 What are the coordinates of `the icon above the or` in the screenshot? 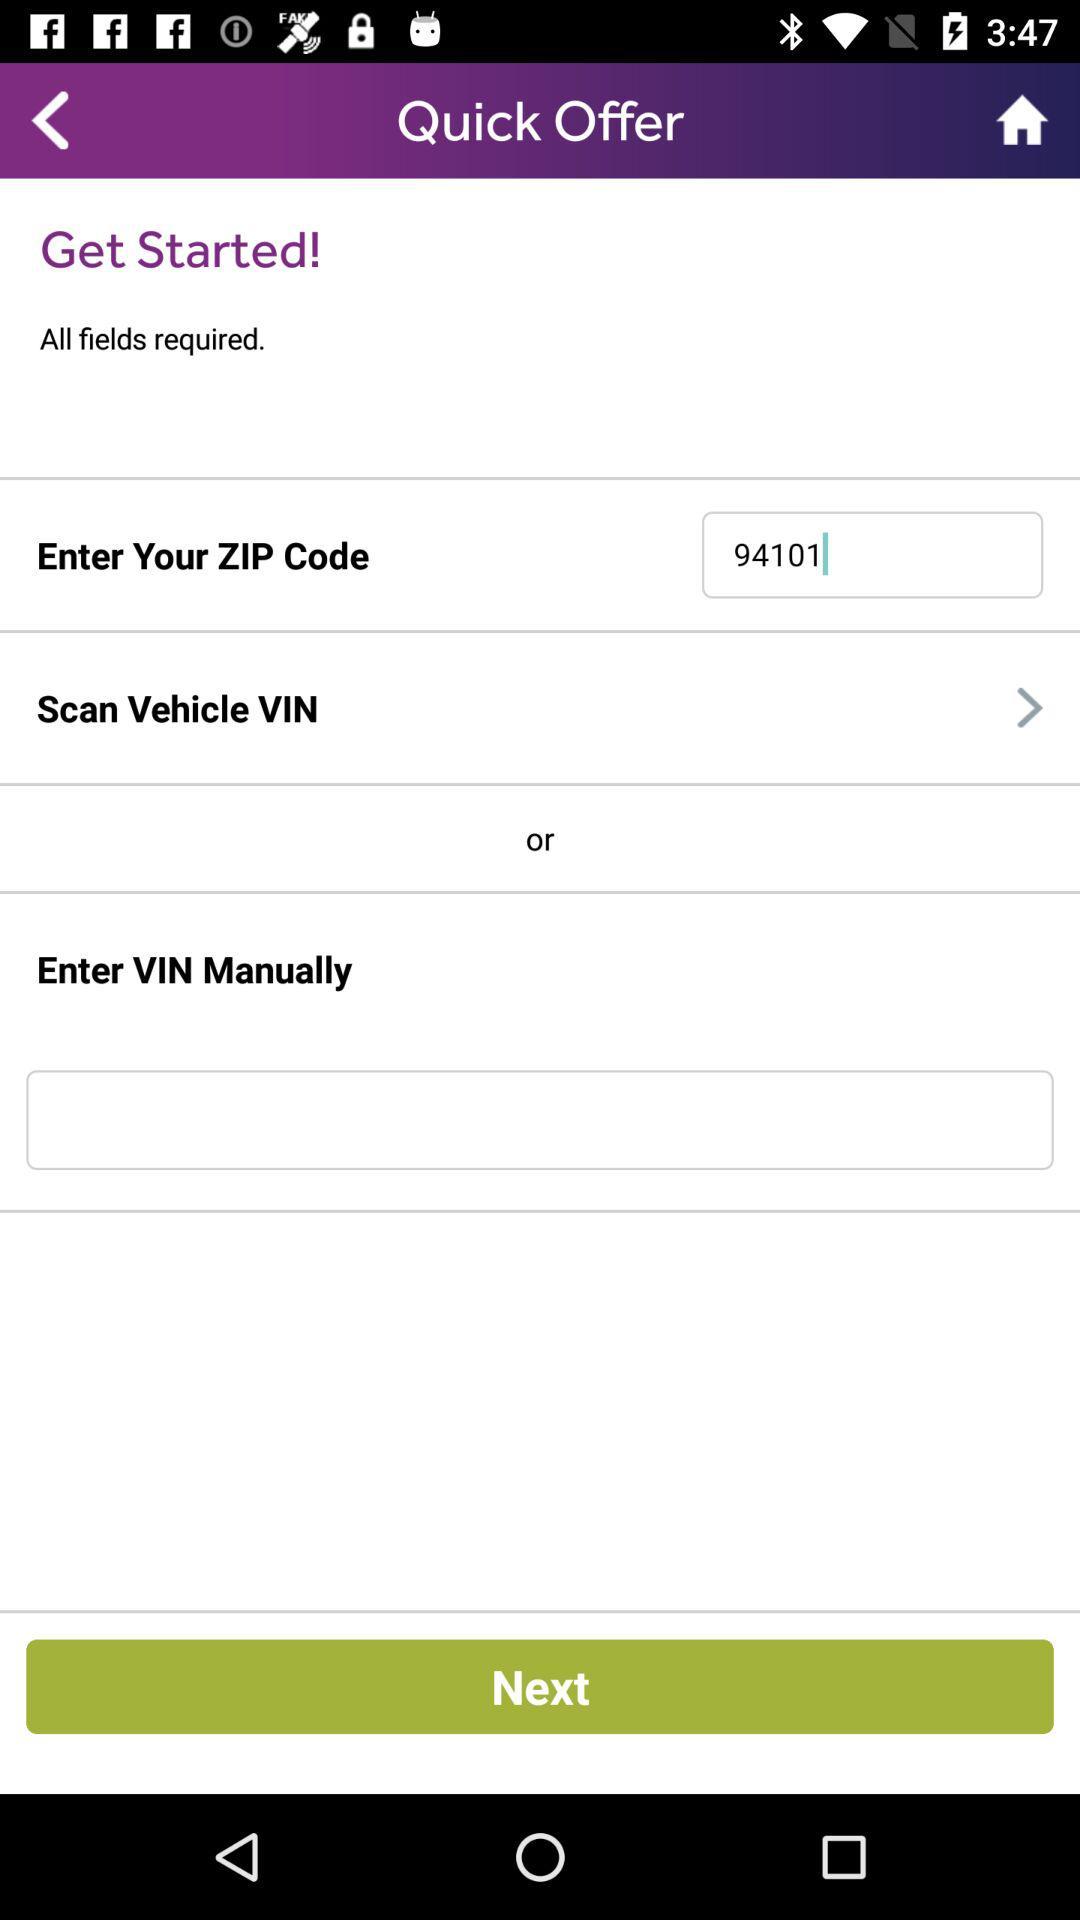 It's located at (540, 783).